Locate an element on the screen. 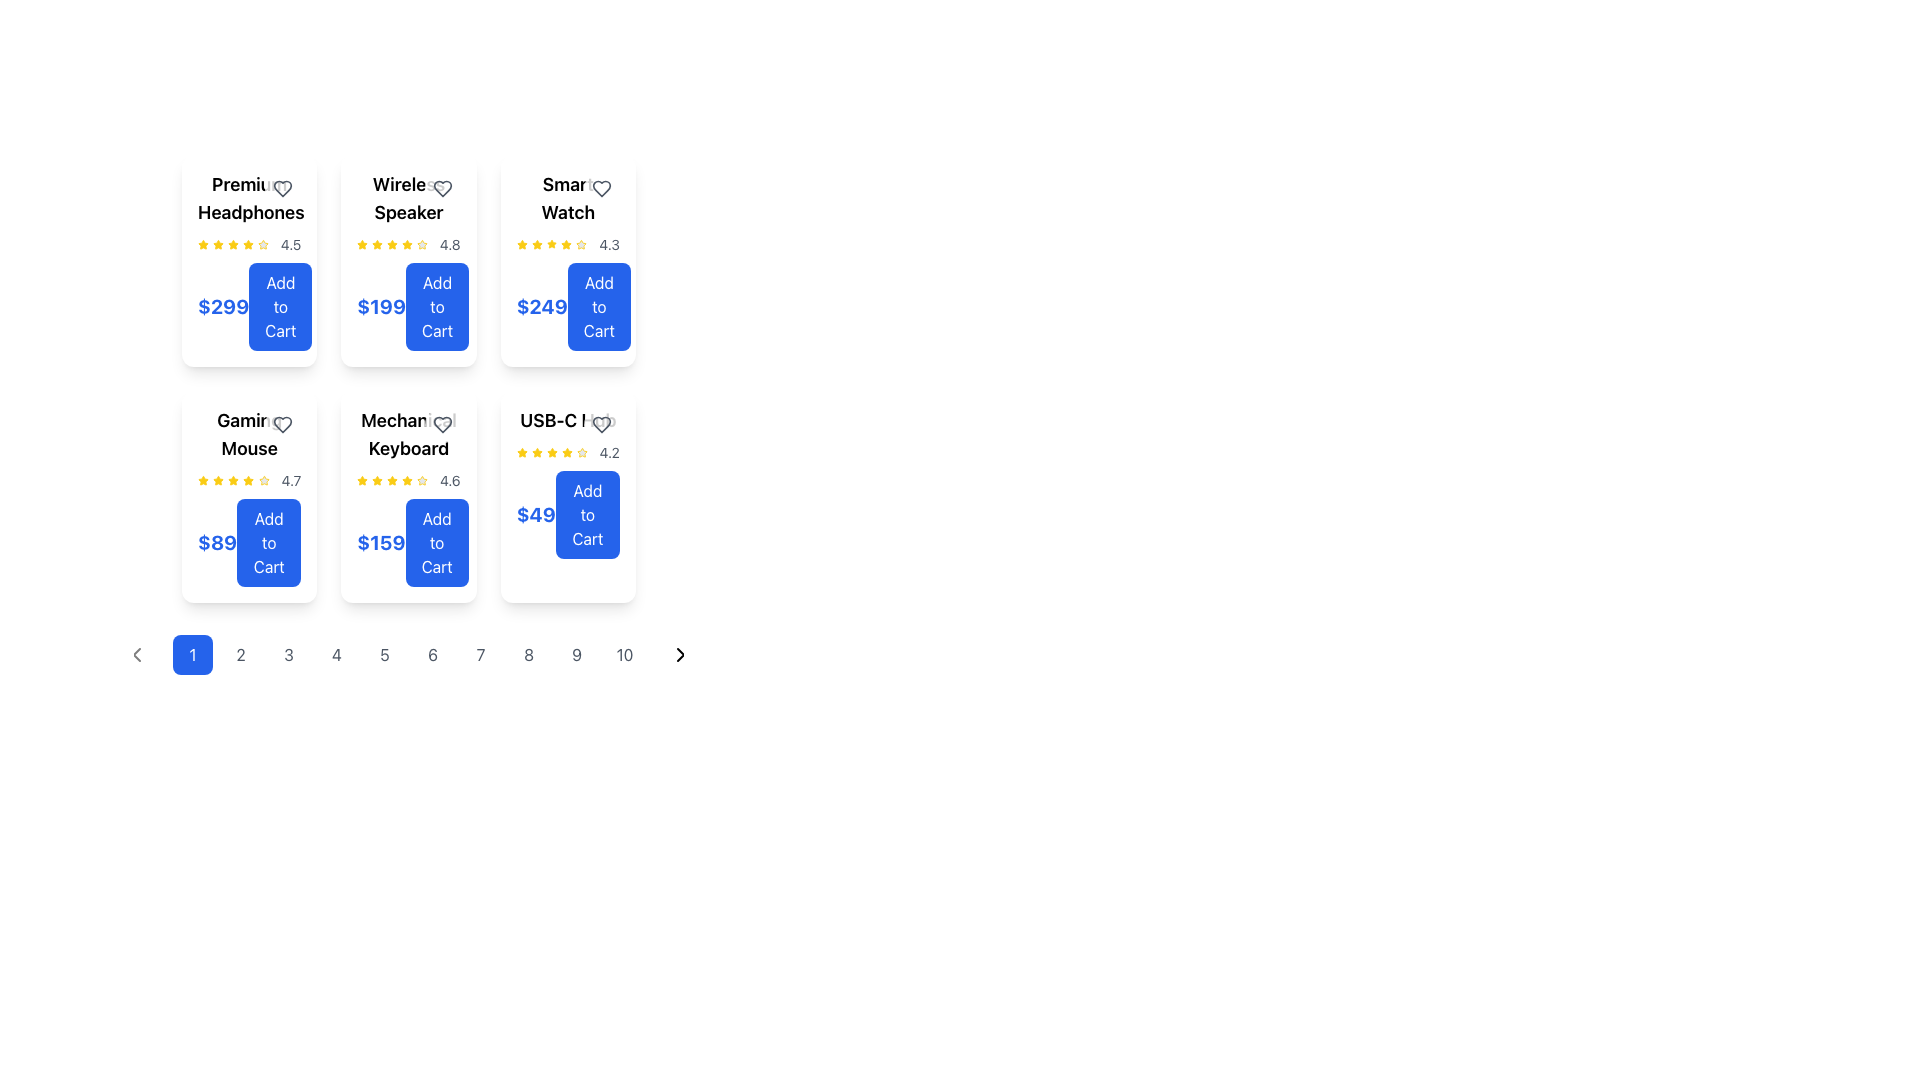 This screenshot has height=1080, width=1920. the sixth yellow star icon in the product rating interface for 'Gaming Mouse' is located at coordinates (248, 481).